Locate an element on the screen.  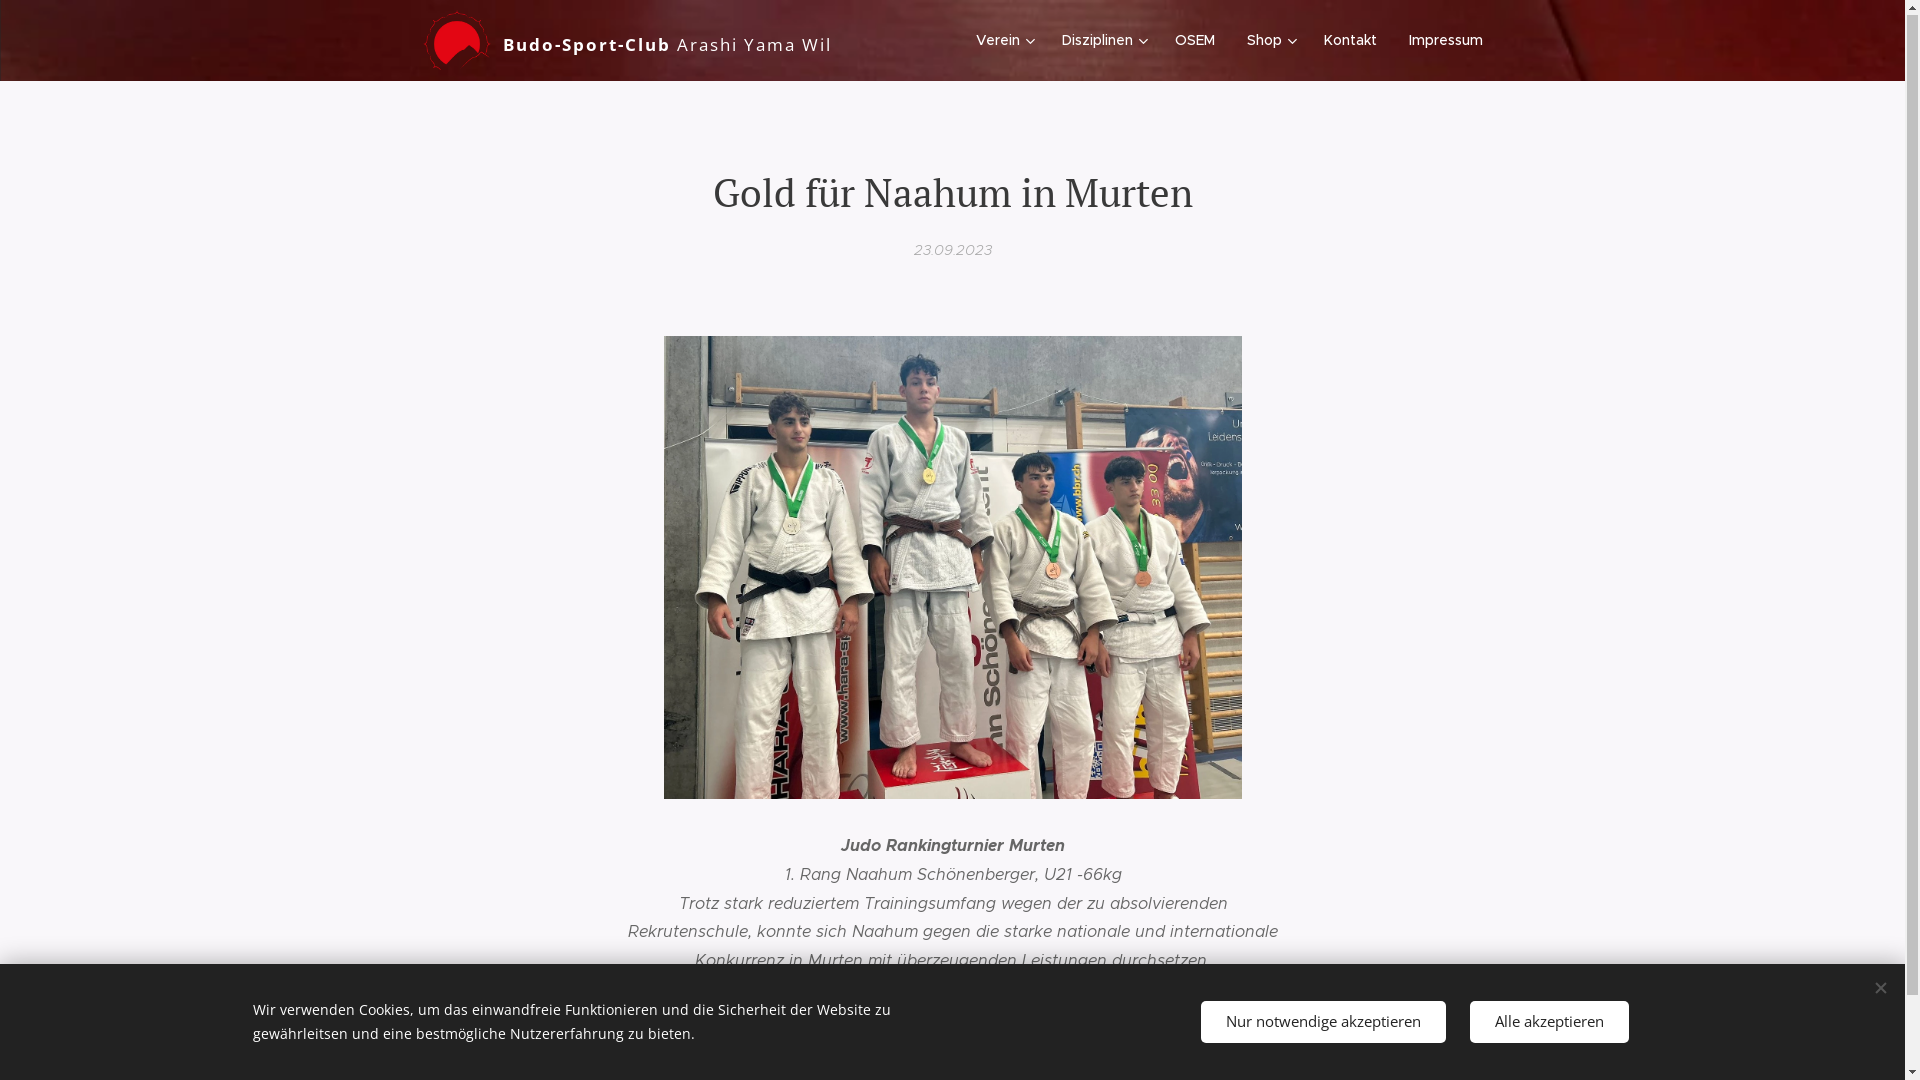
'OSEM' is located at coordinates (1194, 41).